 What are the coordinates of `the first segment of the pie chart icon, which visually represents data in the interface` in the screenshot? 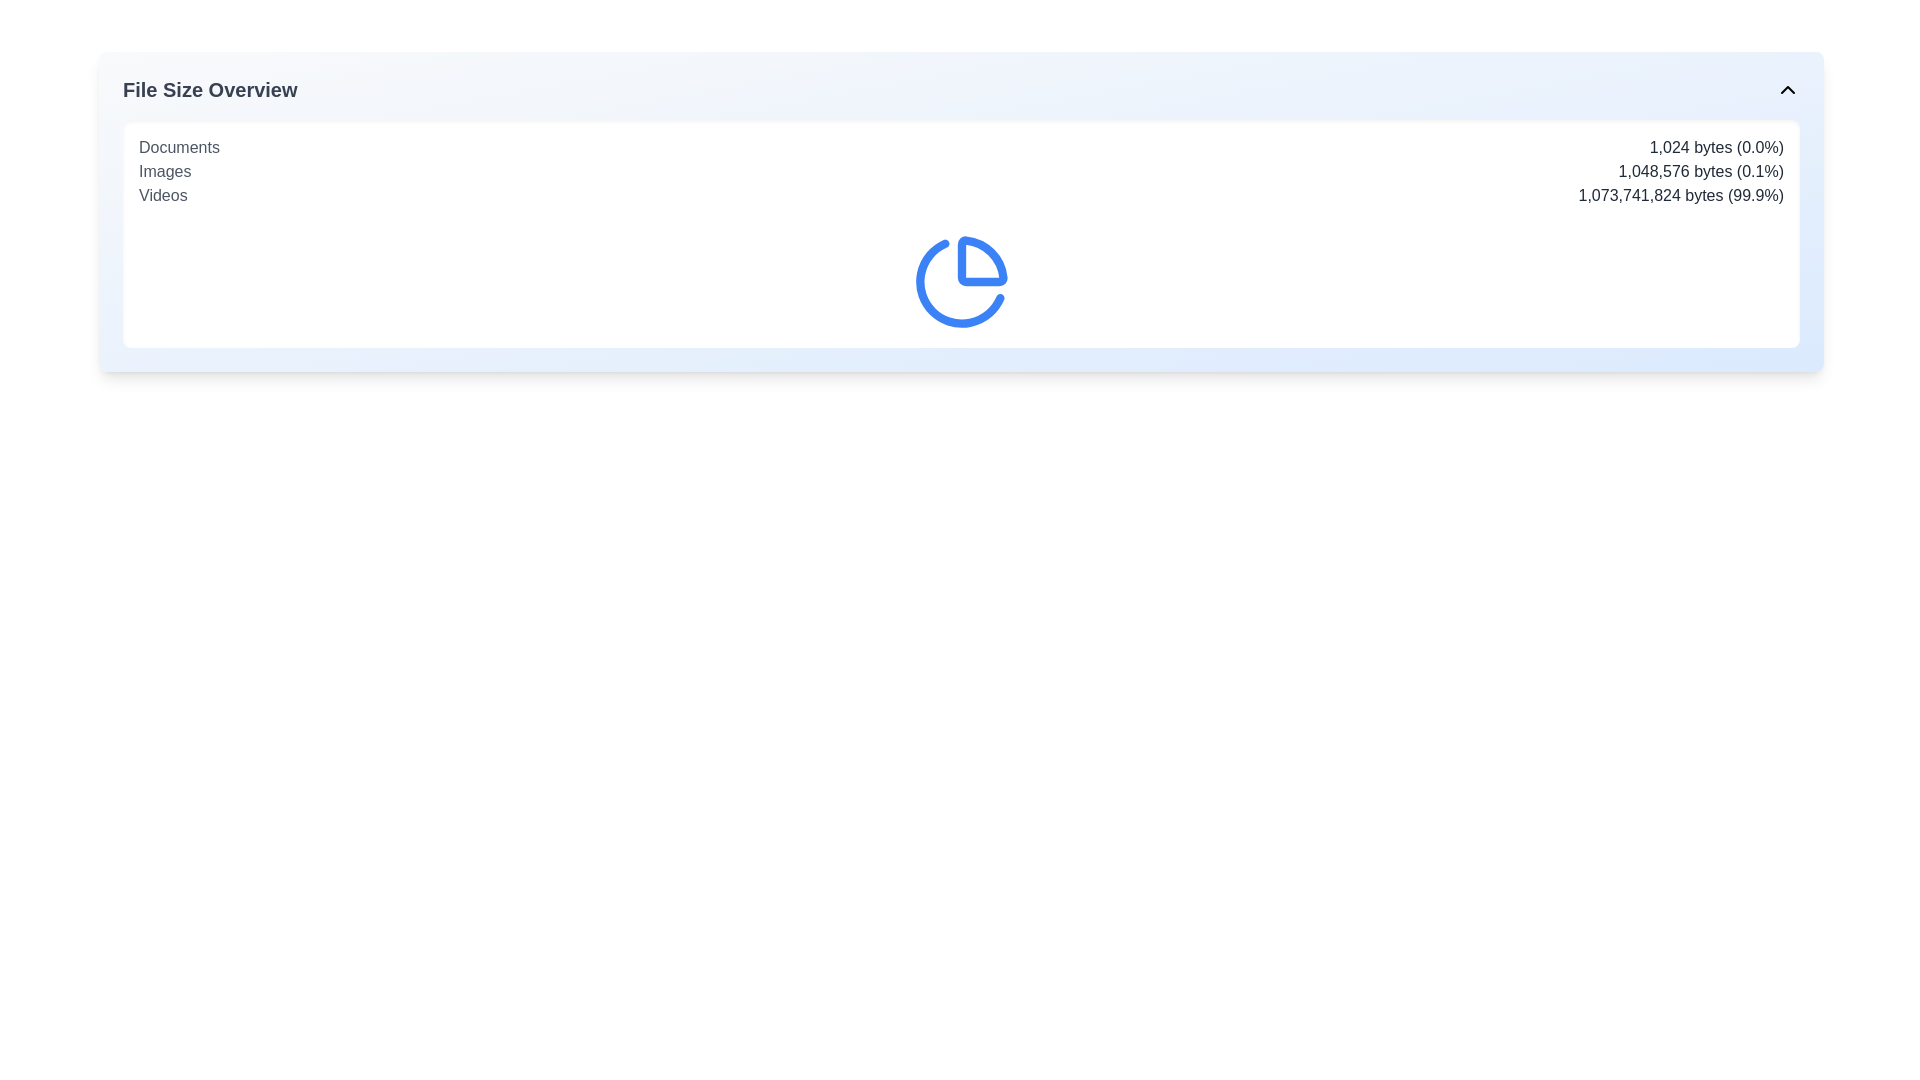 It's located at (982, 260).